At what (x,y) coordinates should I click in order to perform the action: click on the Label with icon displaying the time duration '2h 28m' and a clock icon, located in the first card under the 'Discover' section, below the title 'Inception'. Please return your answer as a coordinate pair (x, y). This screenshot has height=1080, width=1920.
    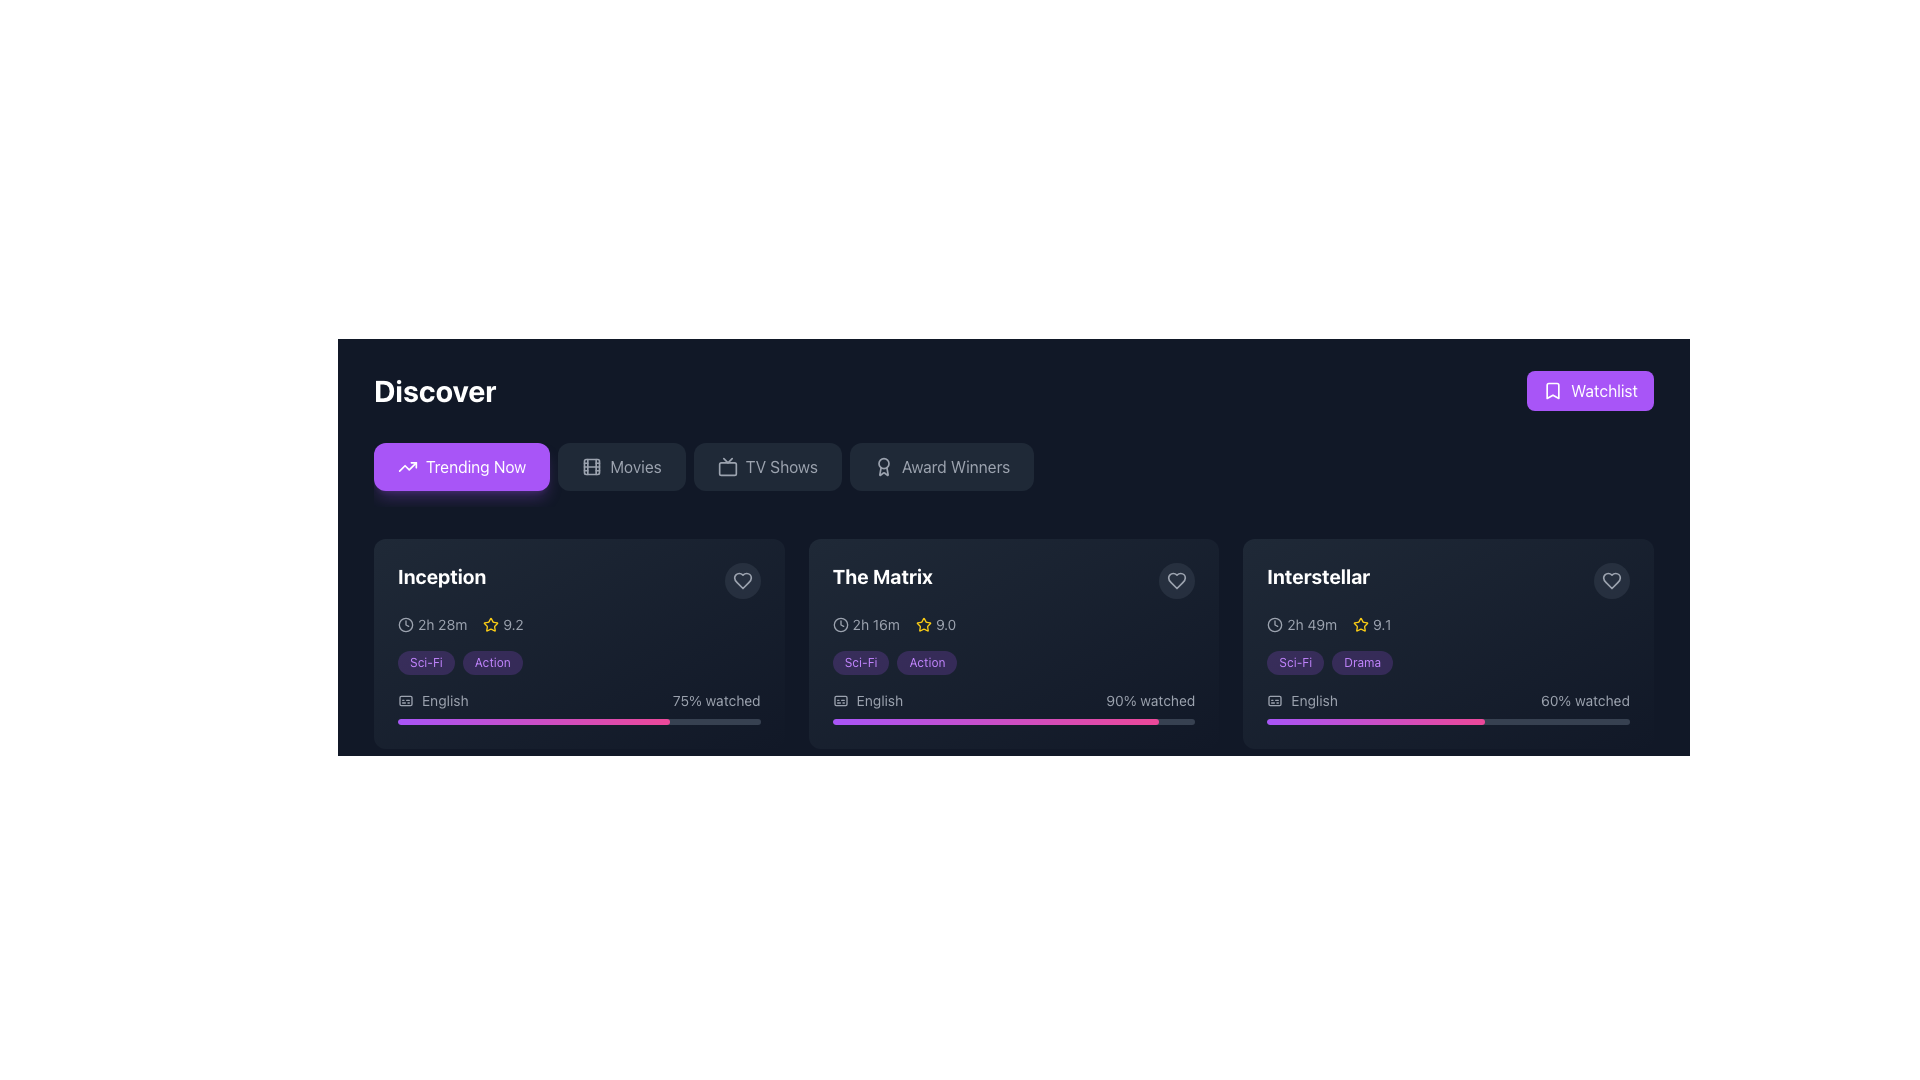
    Looking at the image, I should click on (431, 623).